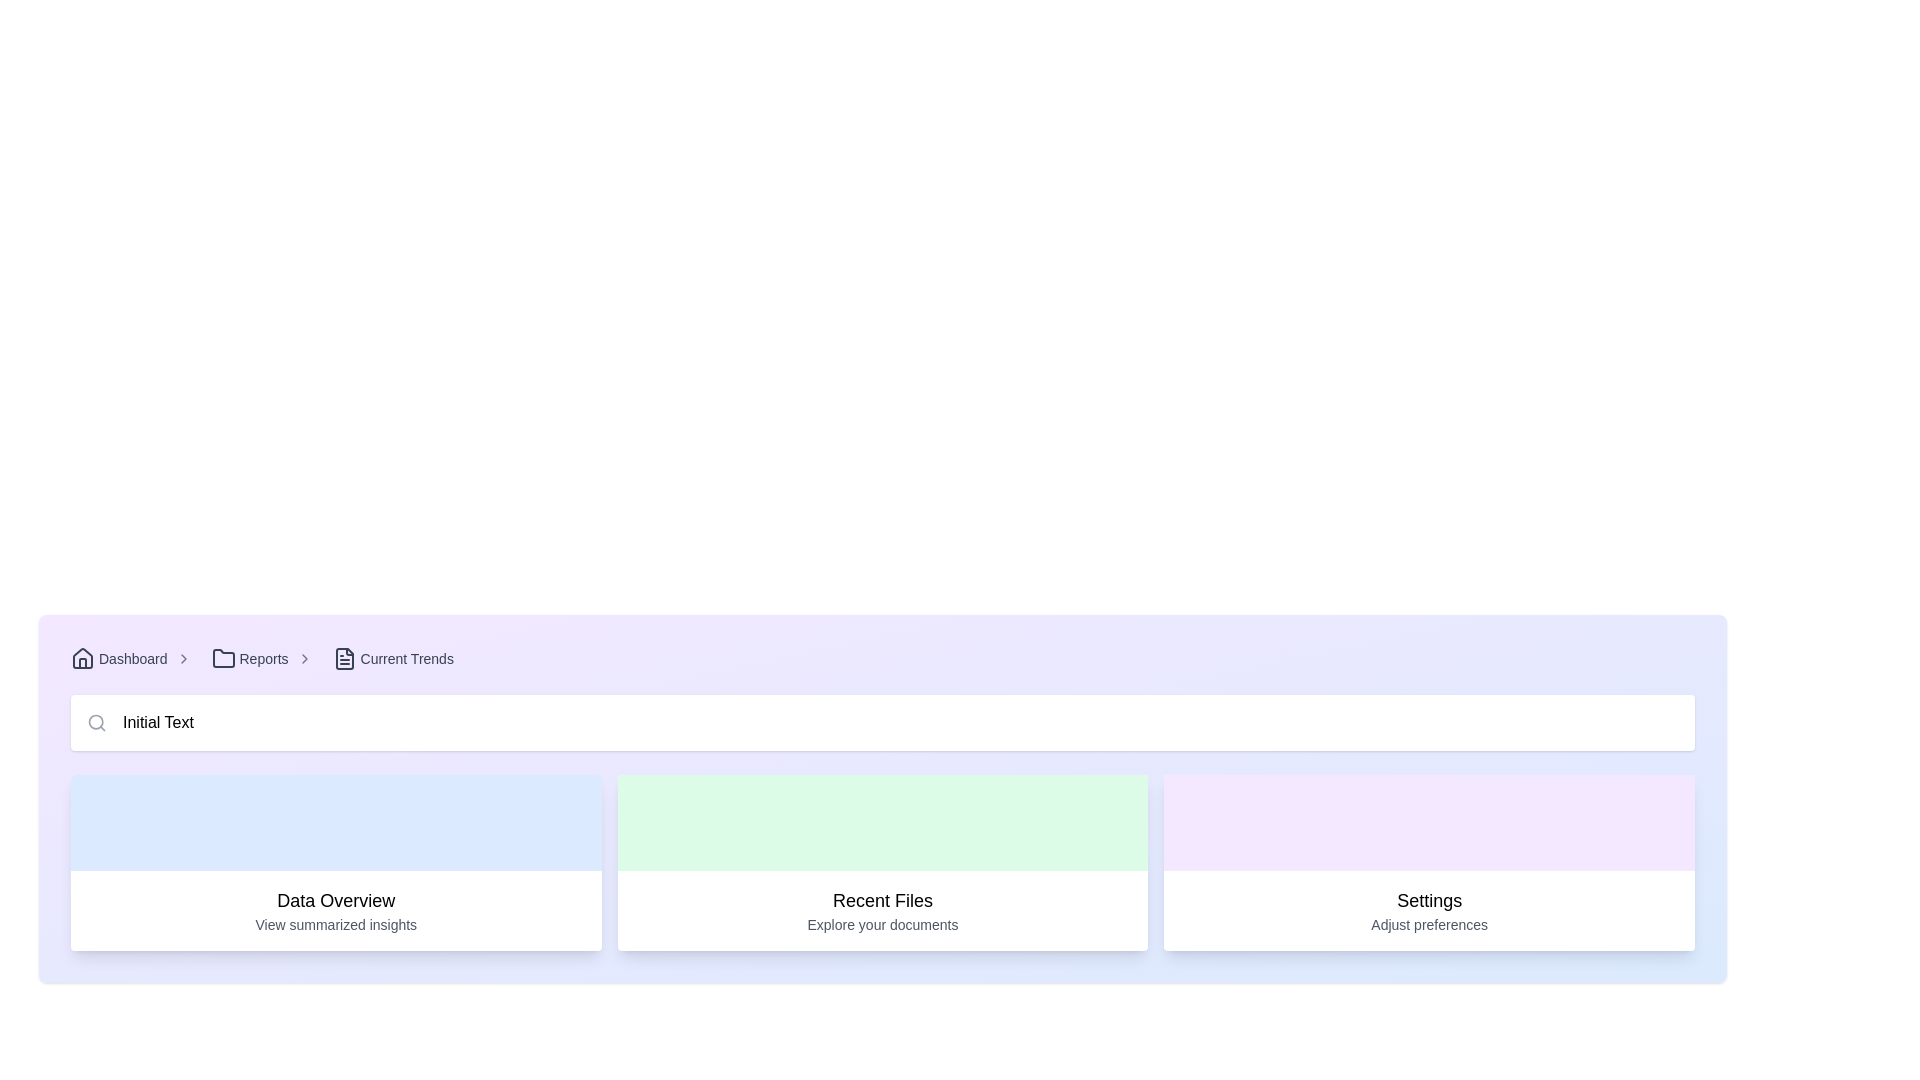 The width and height of the screenshot is (1920, 1080). I want to click on the descriptive text label located at the bottom of the 'Data Overview' section, so click(336, 925).